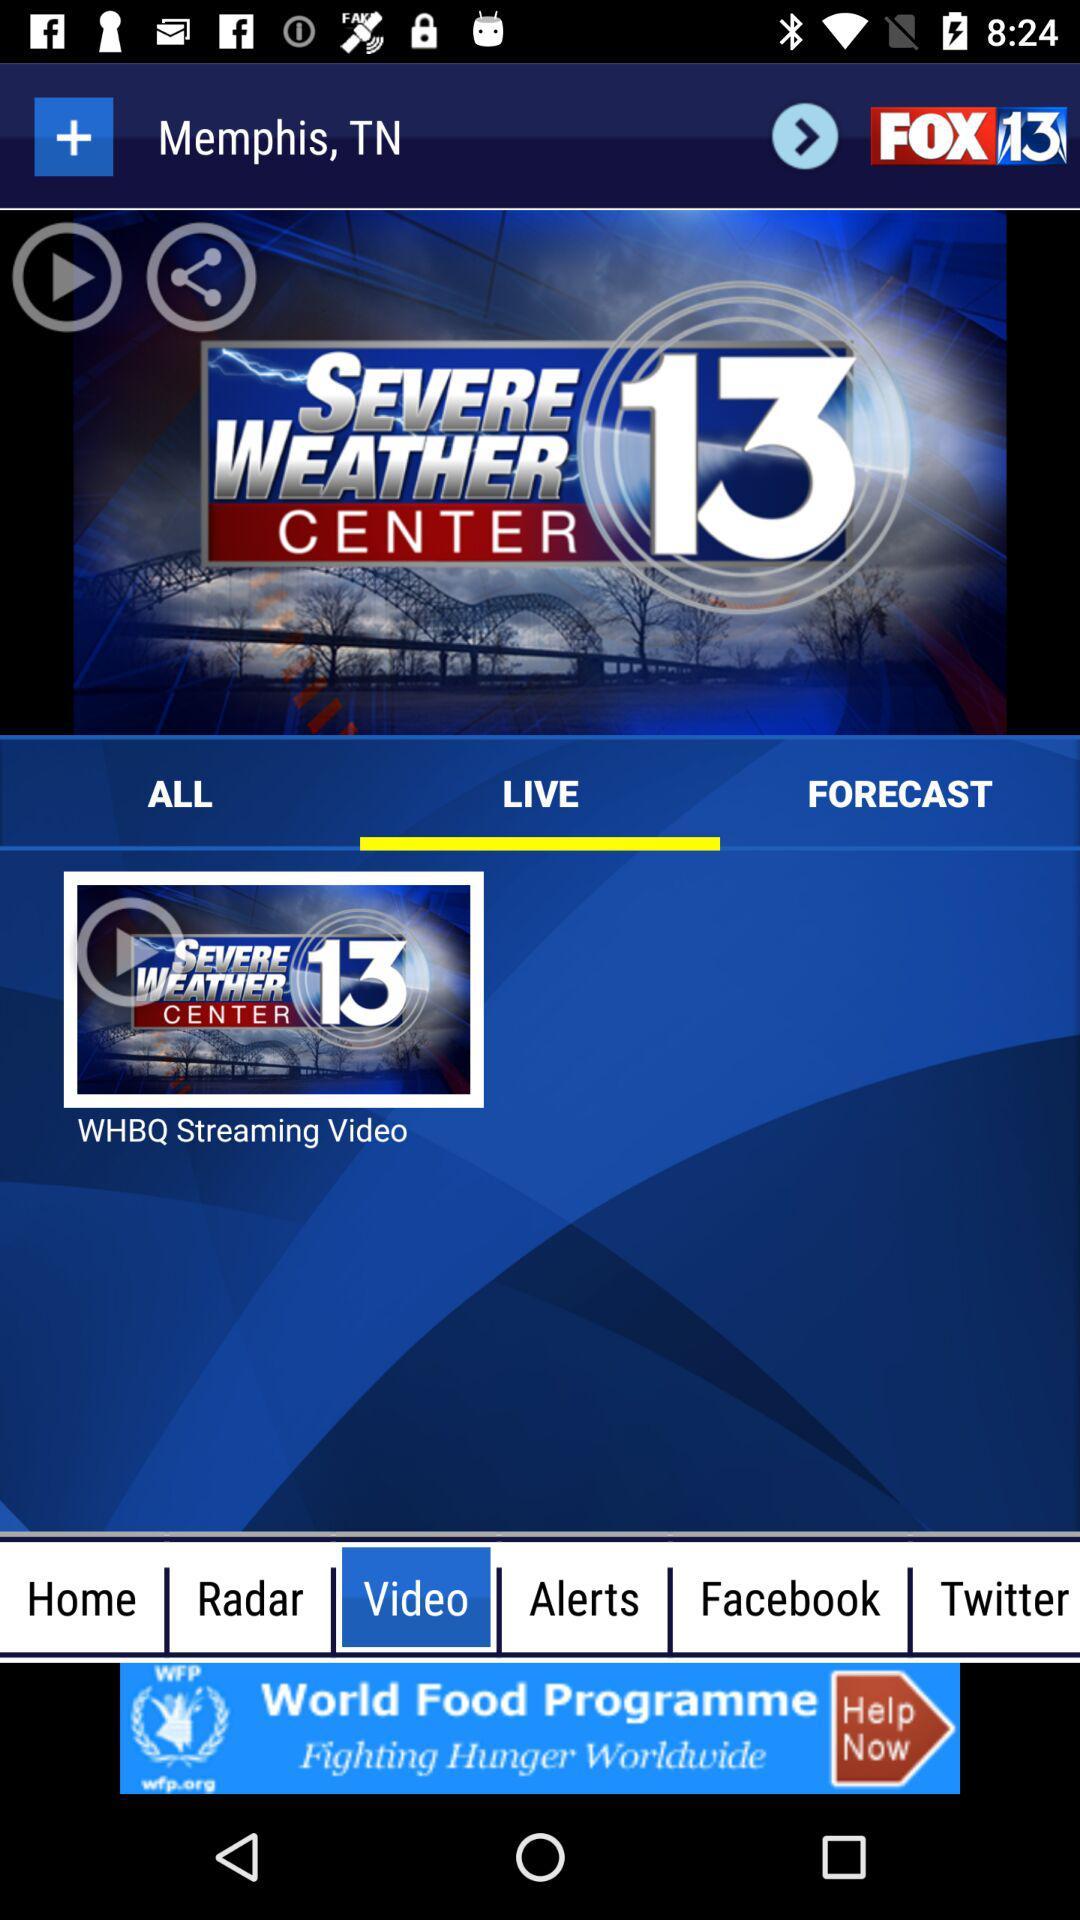 This screenshot has width=1080, height=1920. Describe the element at coordinates (804, 135) in the screenshot. I see `next option` at that location.